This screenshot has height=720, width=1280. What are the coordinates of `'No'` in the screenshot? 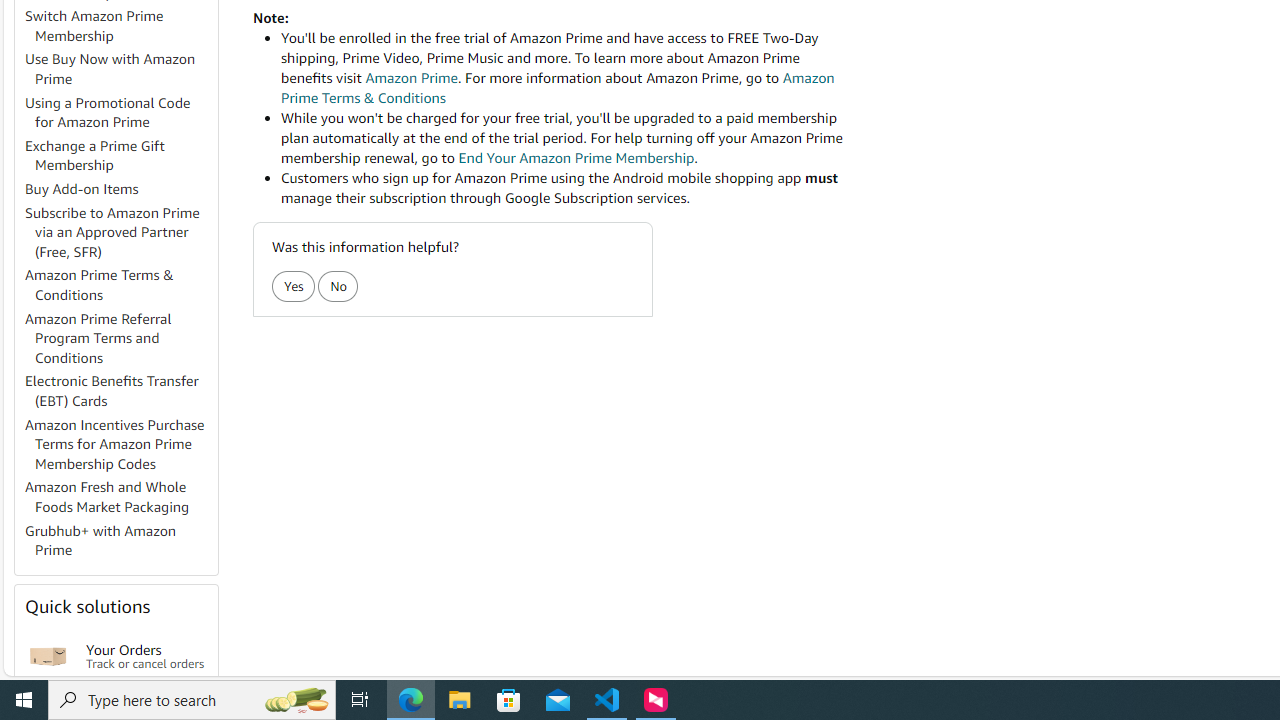 It's located at (338, 286).